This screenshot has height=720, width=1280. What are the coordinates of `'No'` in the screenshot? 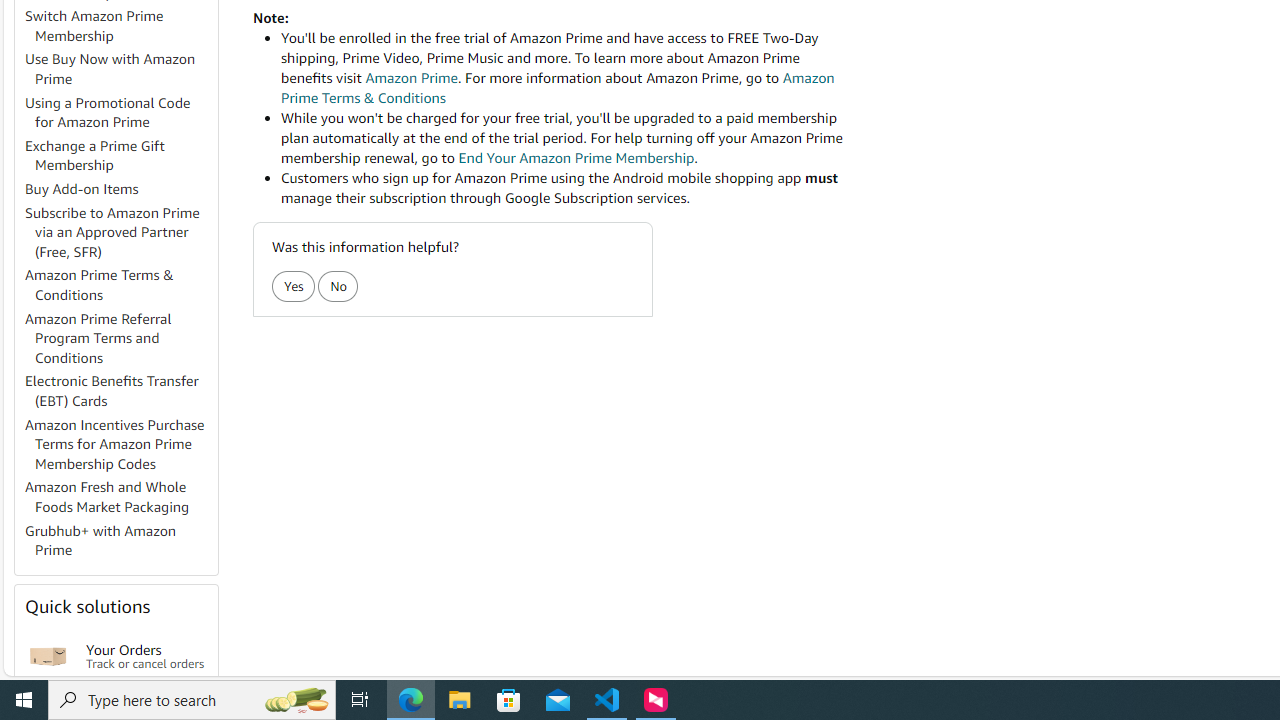 It's located at (338, 286).